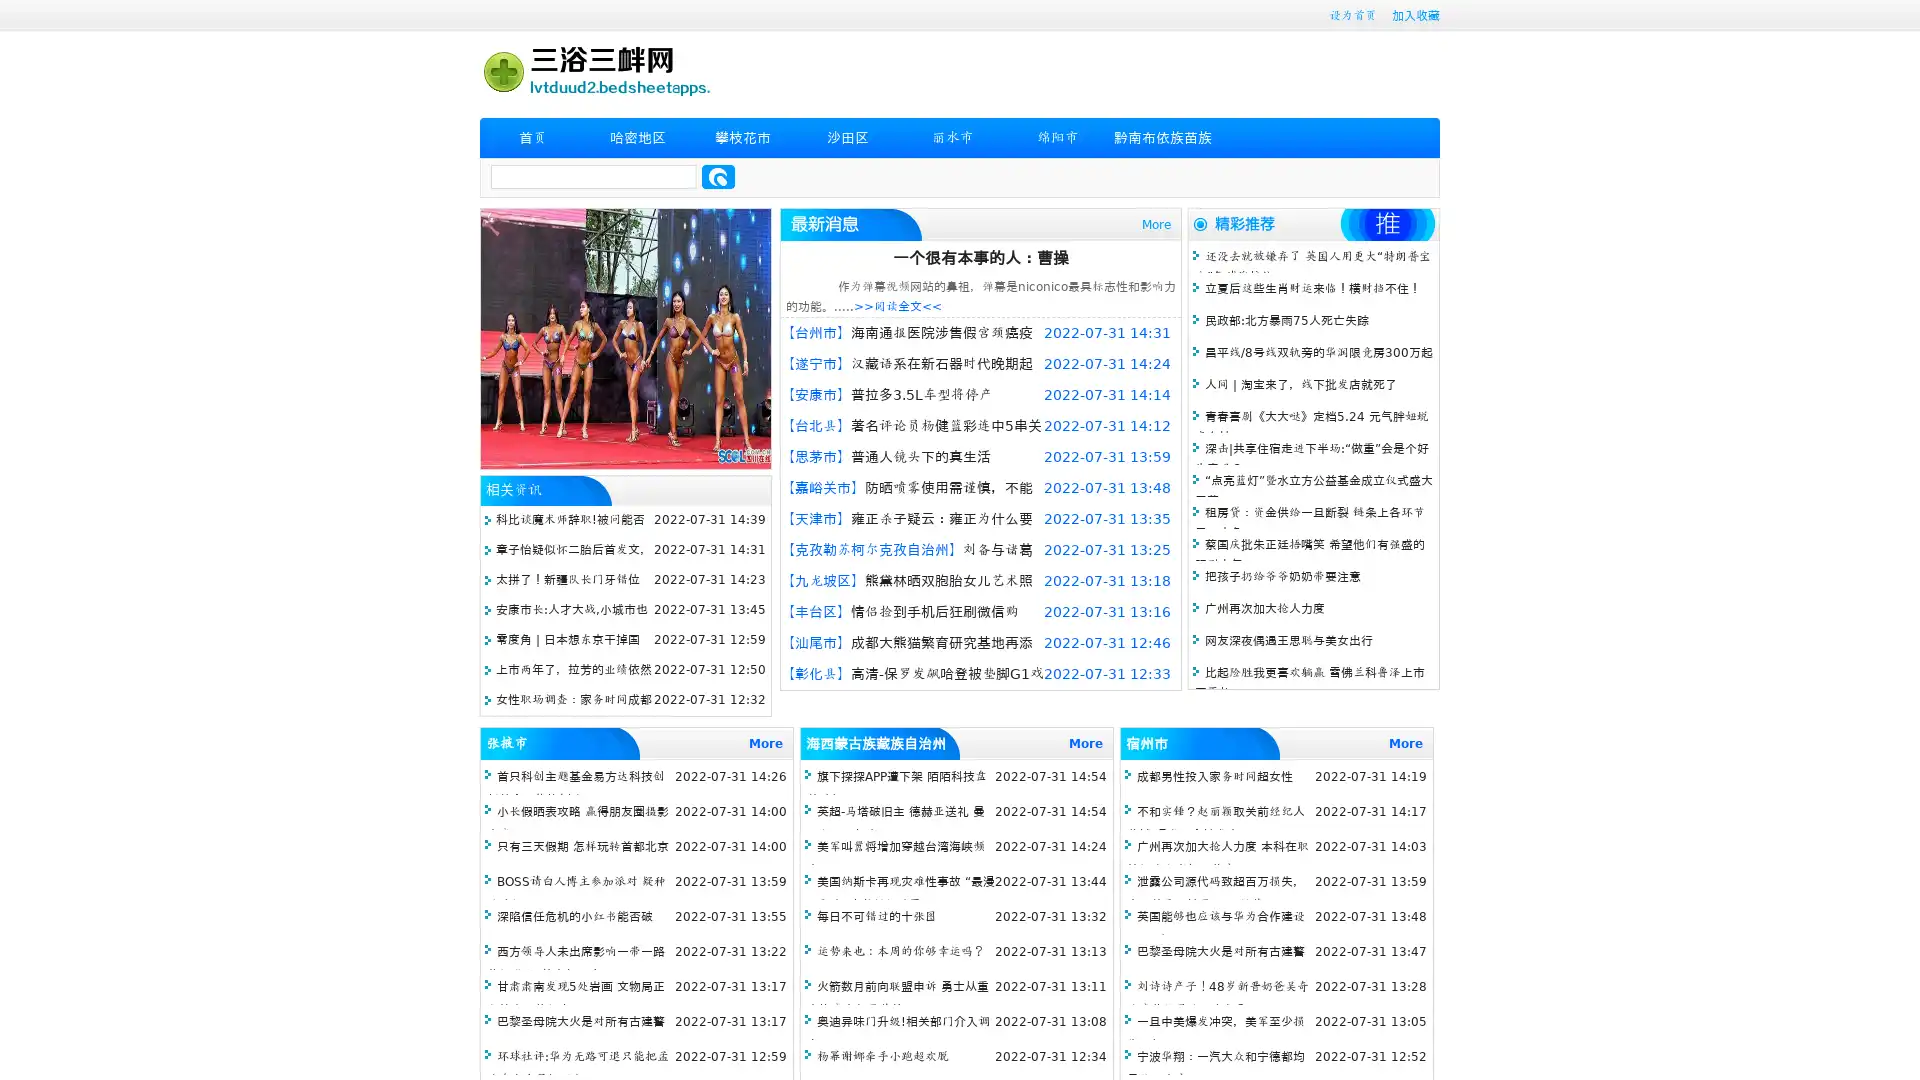  Describe the element at coordinates (718, 176) in the screenshot. I see `Search` at that location.